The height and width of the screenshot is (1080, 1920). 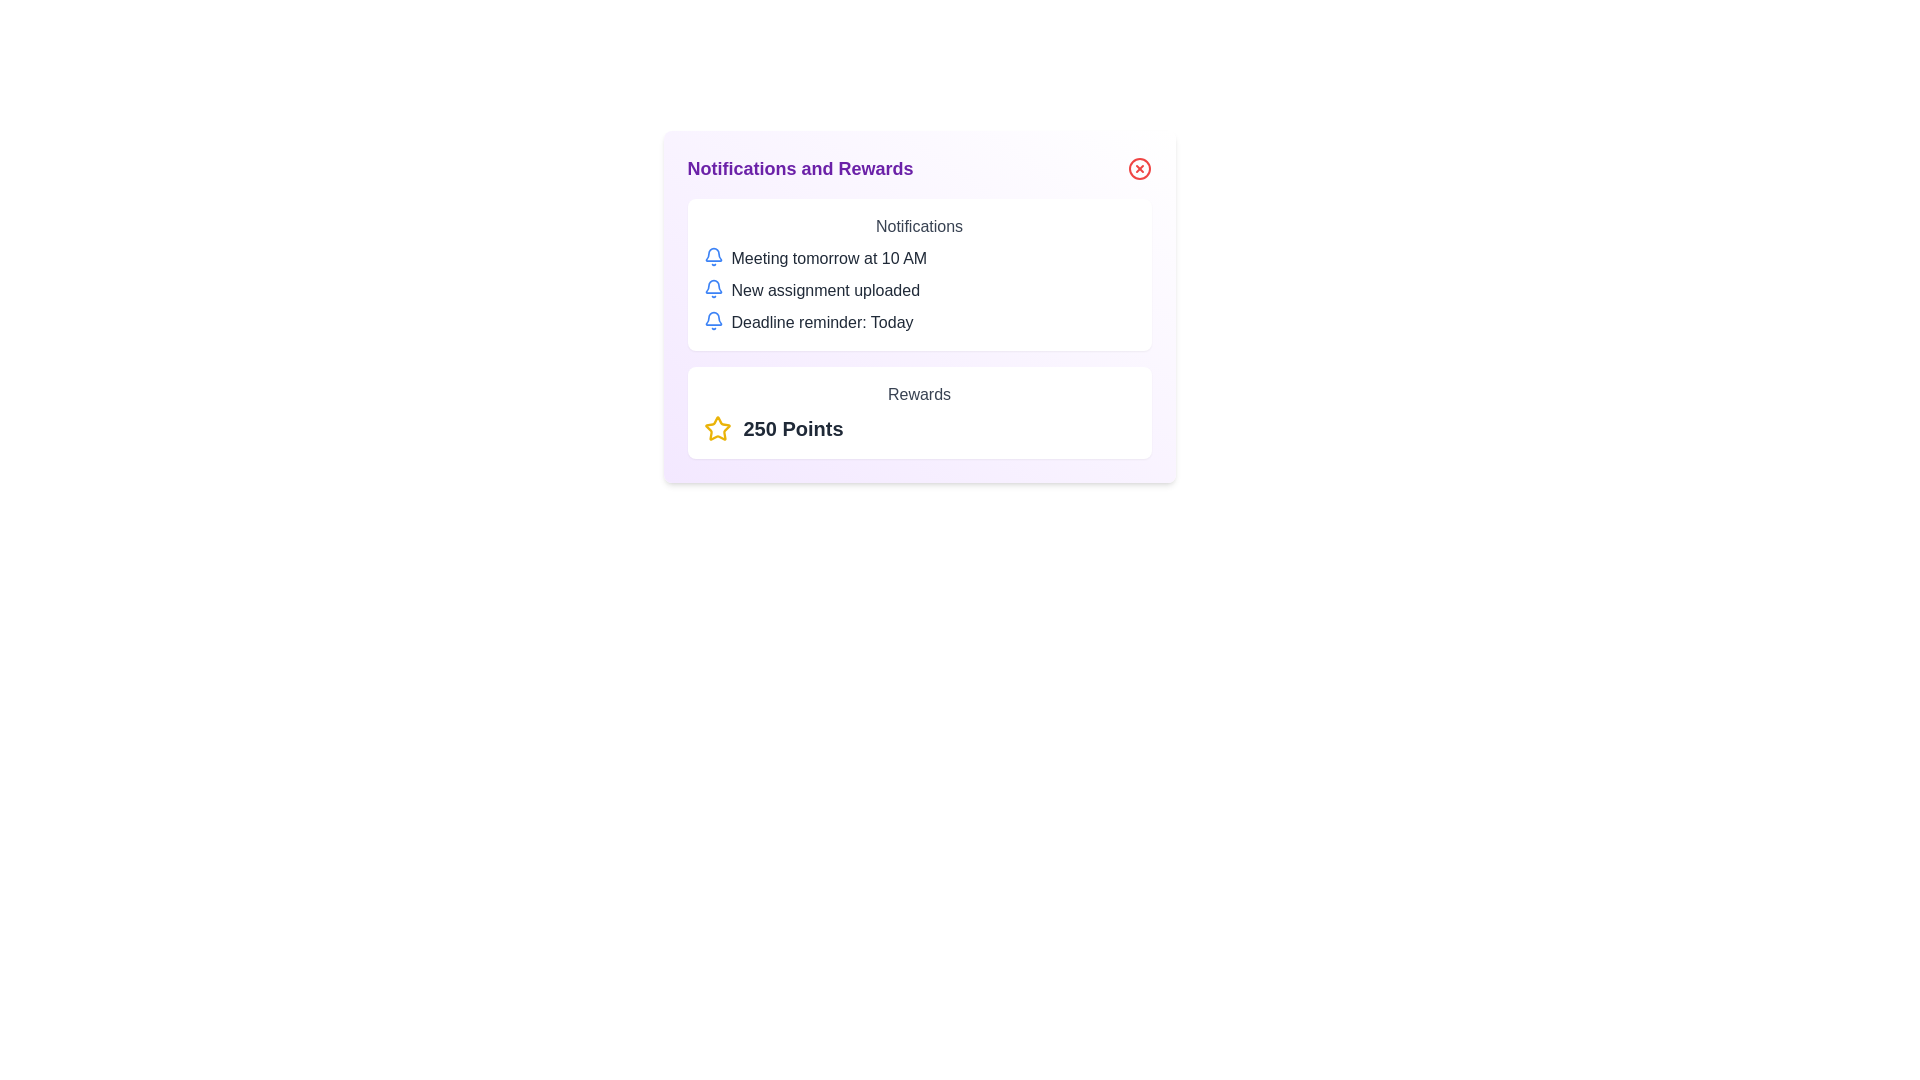 I want to click on the text displaying 'Meeting tomorrow at 10 AM' in dark gray color, which is the first item in the notifications list aligned to the right of the bell icon, so click(x=829, y=257).